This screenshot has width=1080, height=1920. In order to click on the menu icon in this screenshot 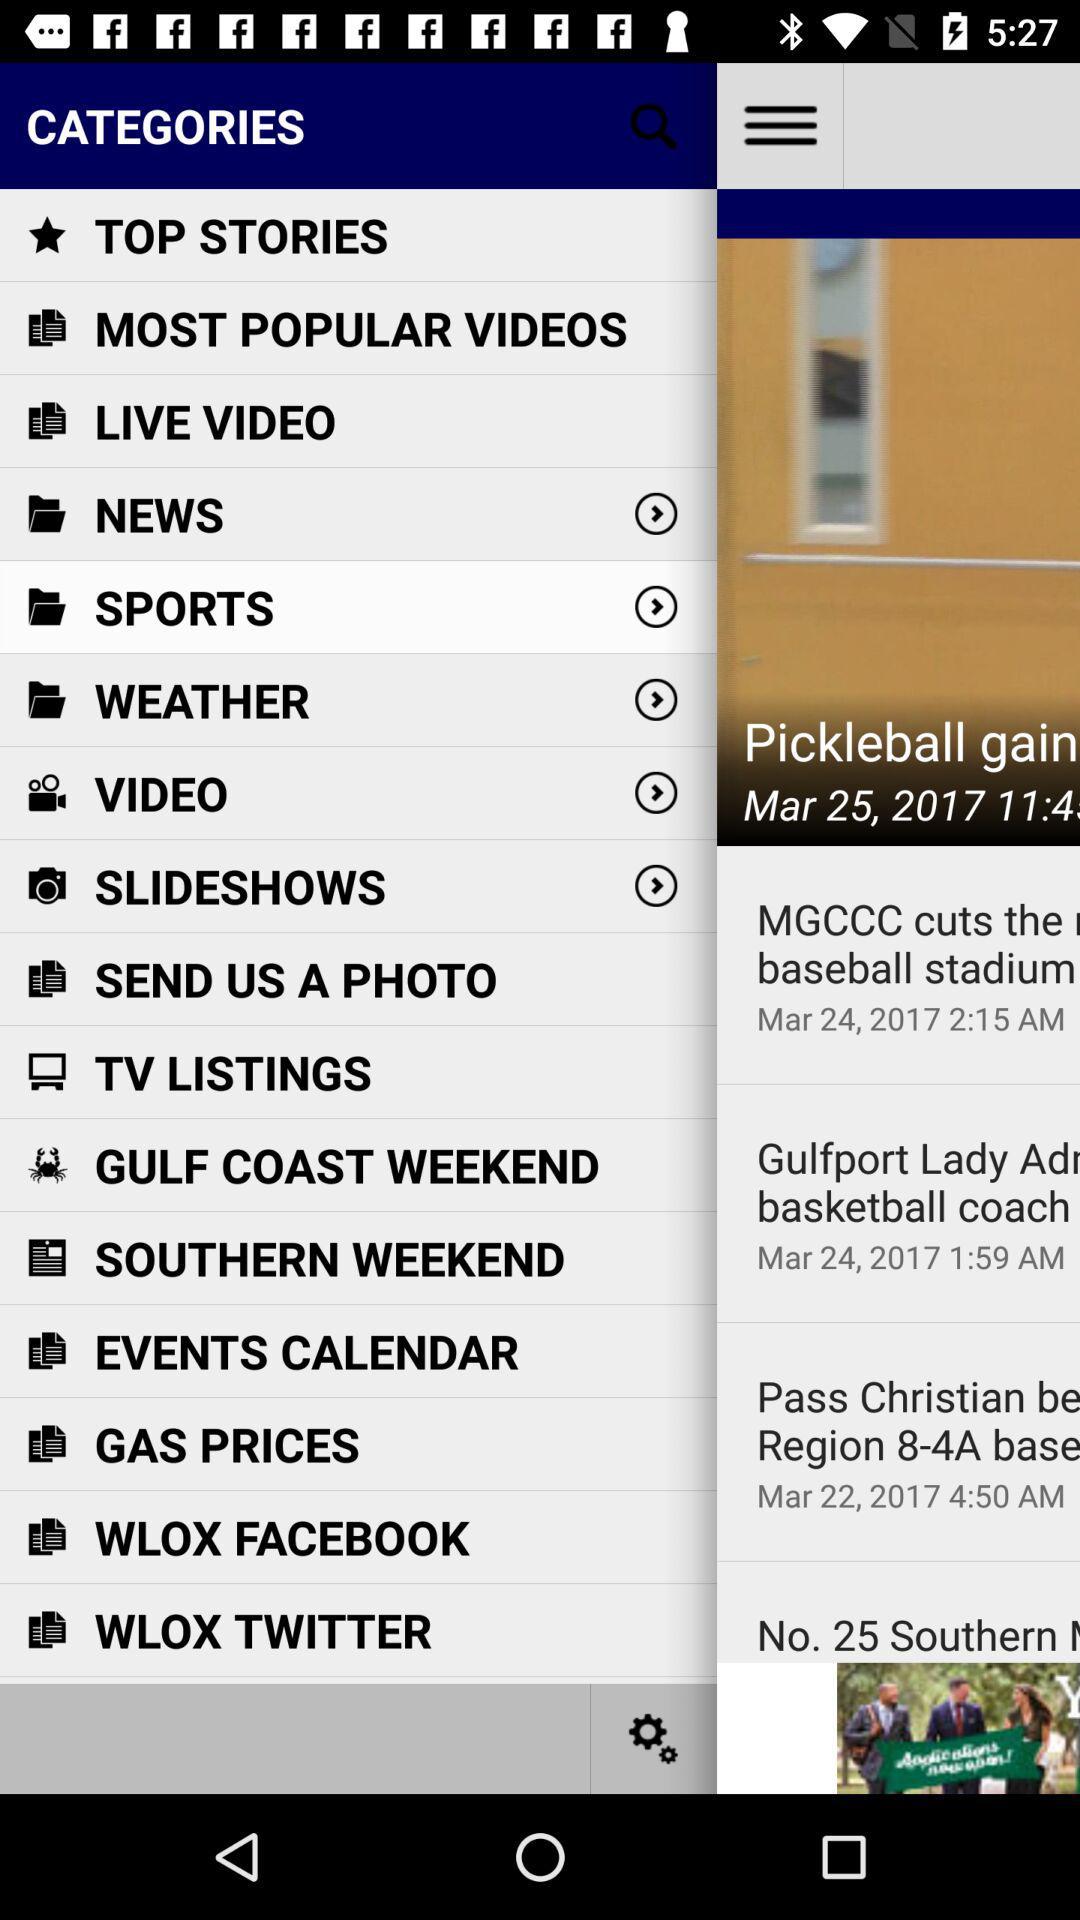, I will do `click(778, 124)`.